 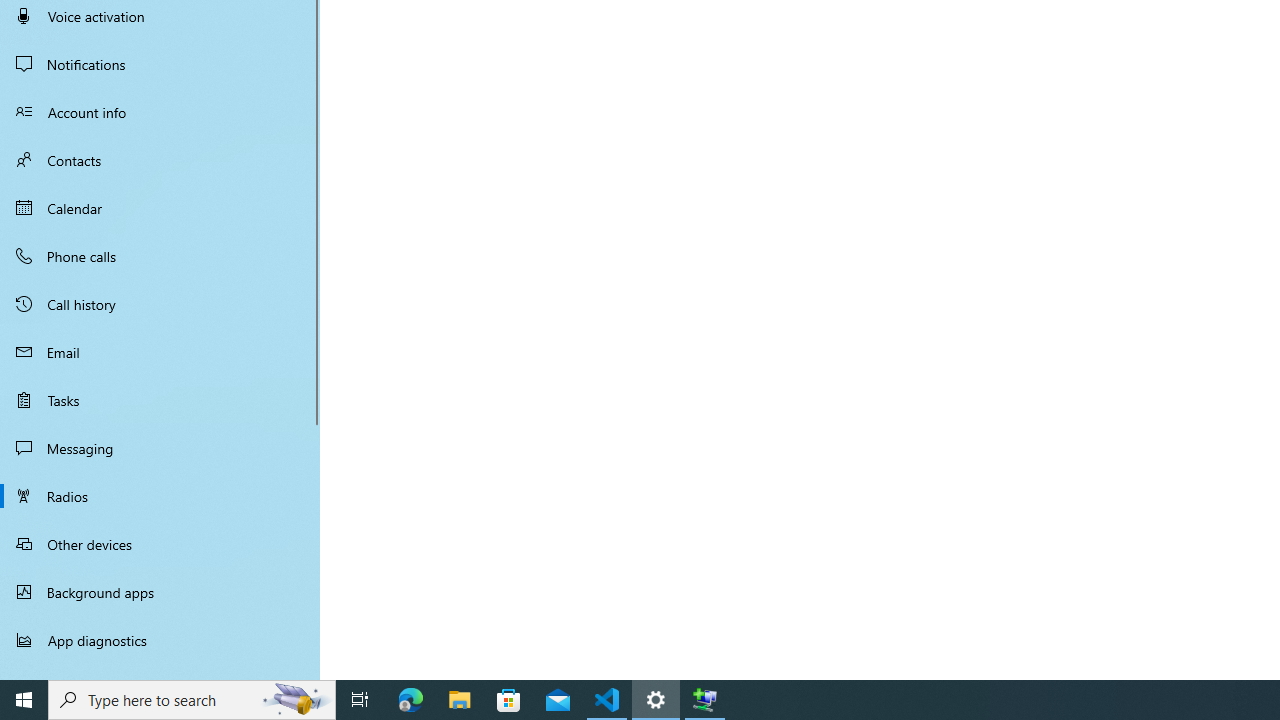 I want to click on 'Other devices', so click(x=160, y=543).